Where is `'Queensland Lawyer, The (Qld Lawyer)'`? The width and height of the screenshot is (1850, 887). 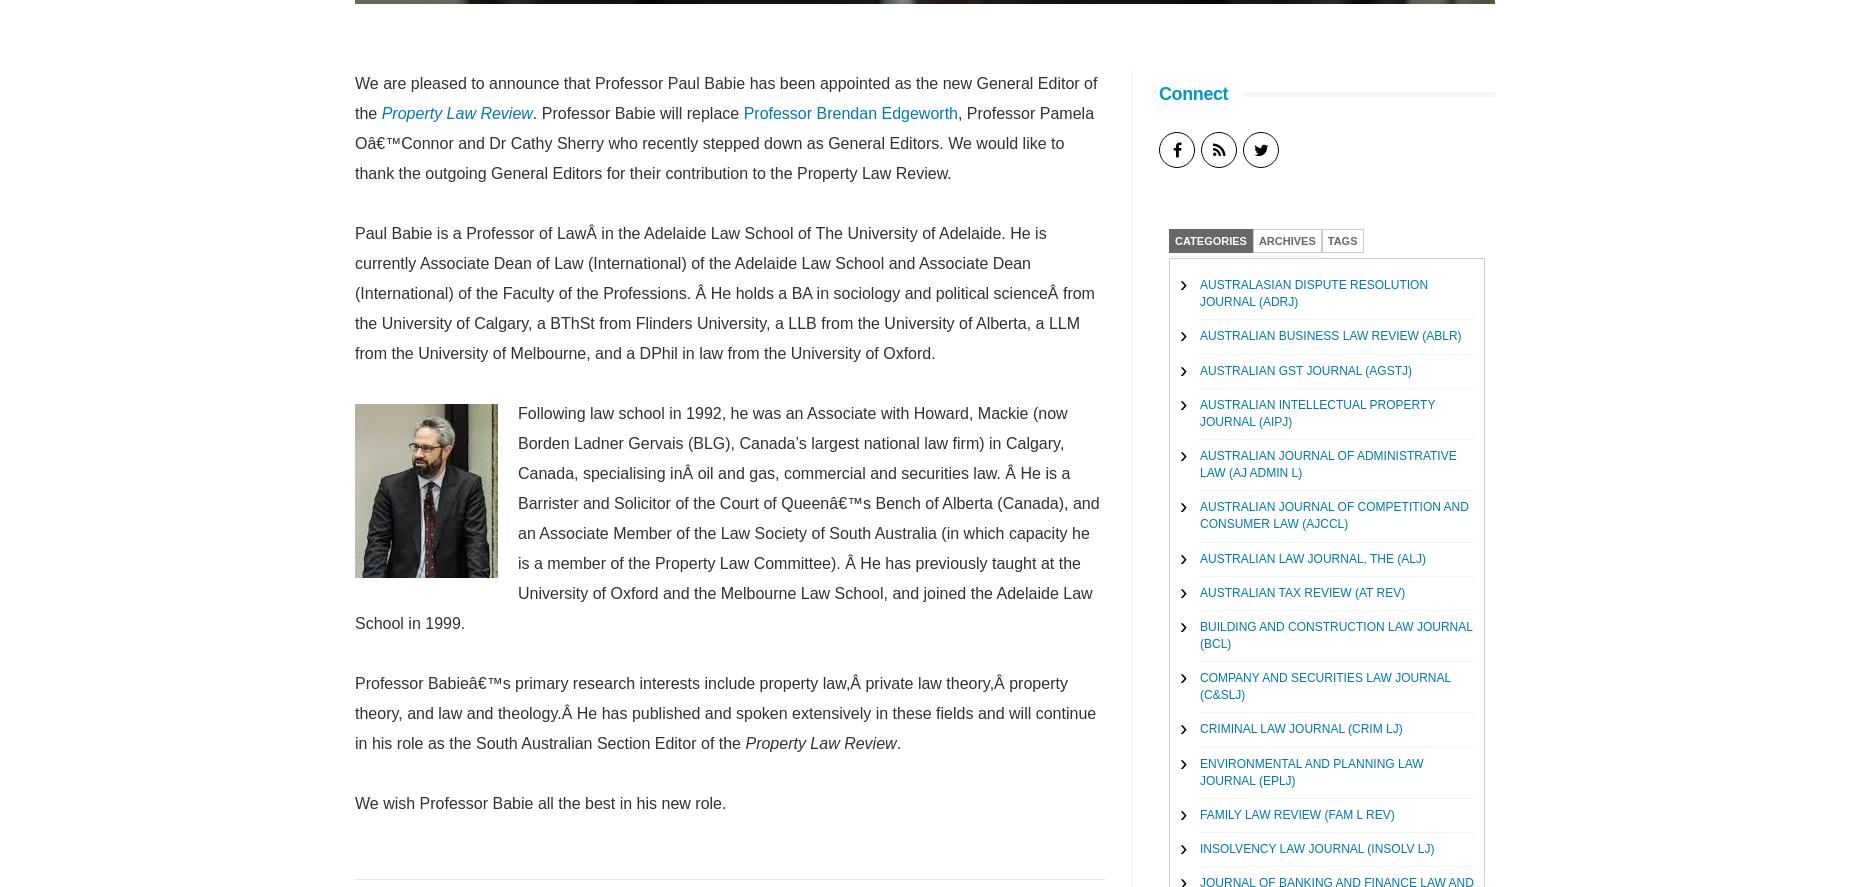 'Queensland Lawyer, The (Qld Lawyer)' is located at coordinates (732, 253).